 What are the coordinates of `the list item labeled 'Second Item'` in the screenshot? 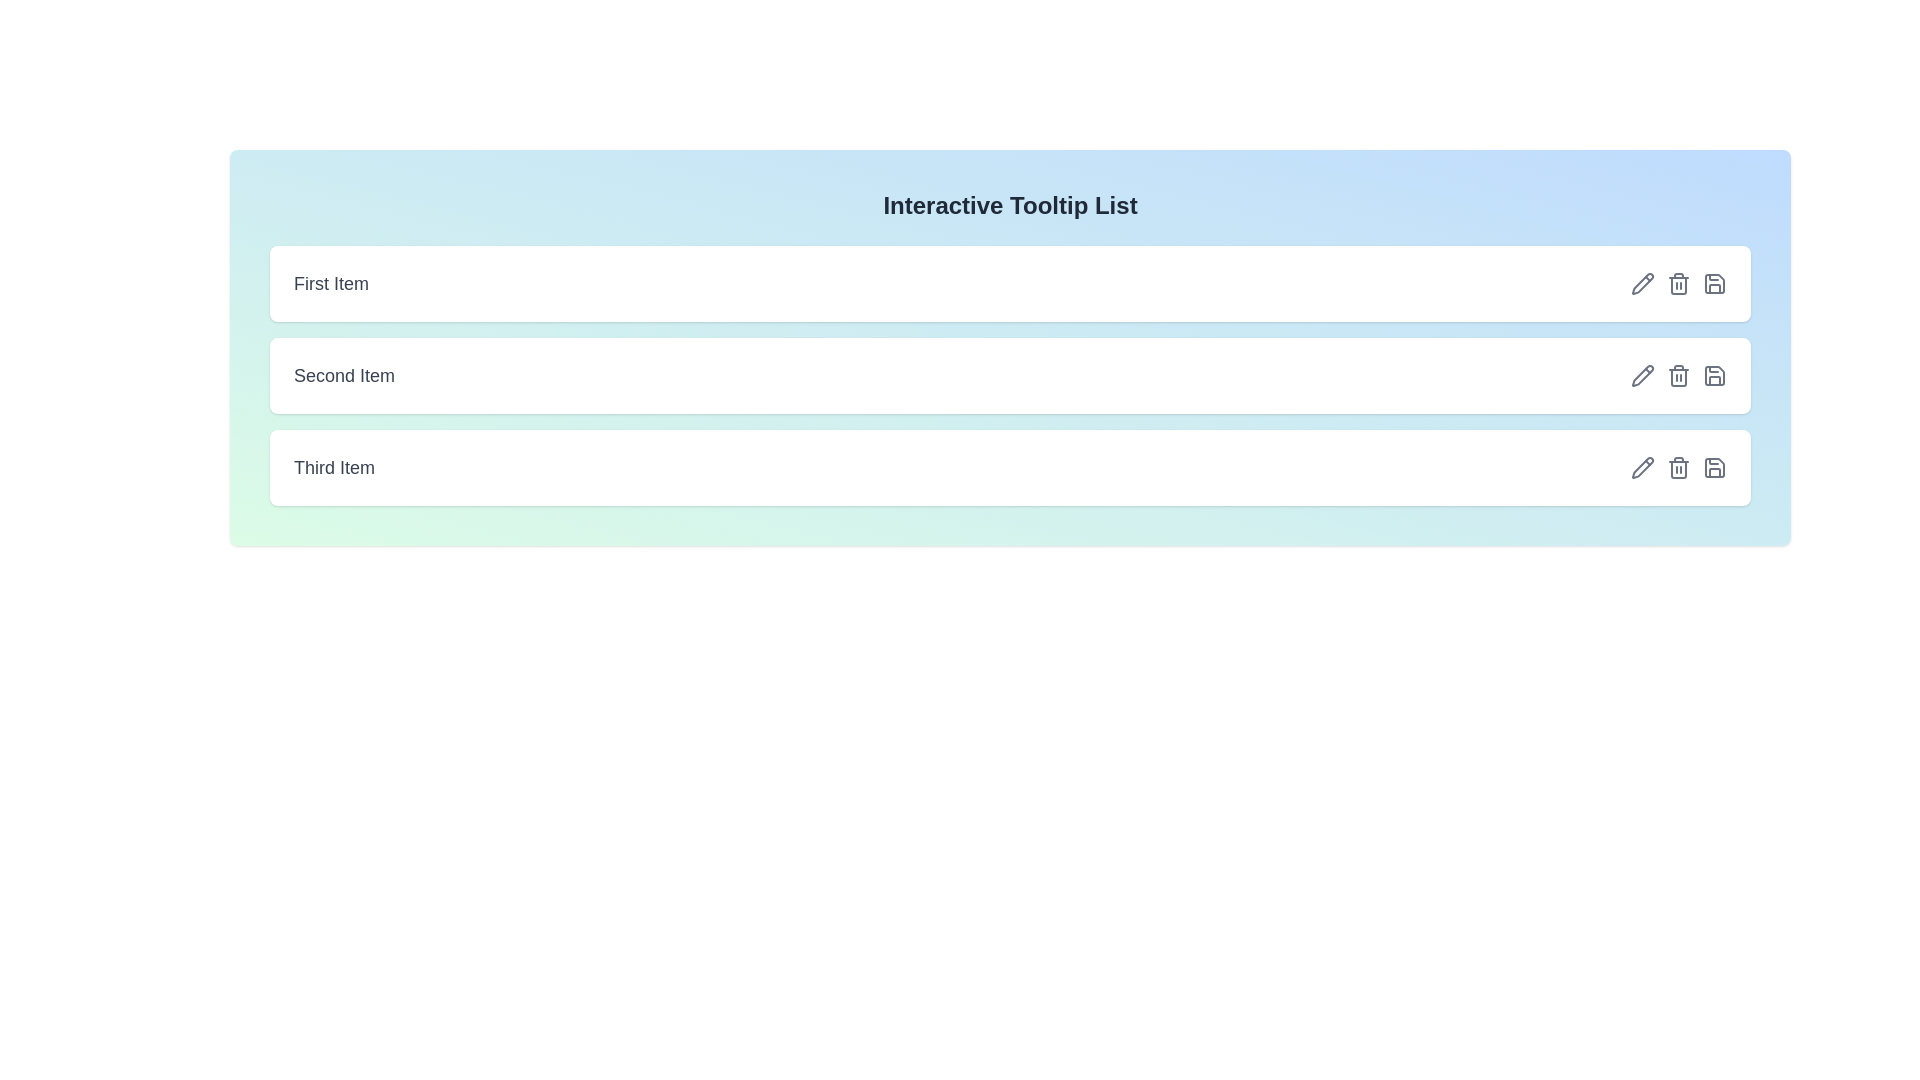 It's located at (1010, 375).